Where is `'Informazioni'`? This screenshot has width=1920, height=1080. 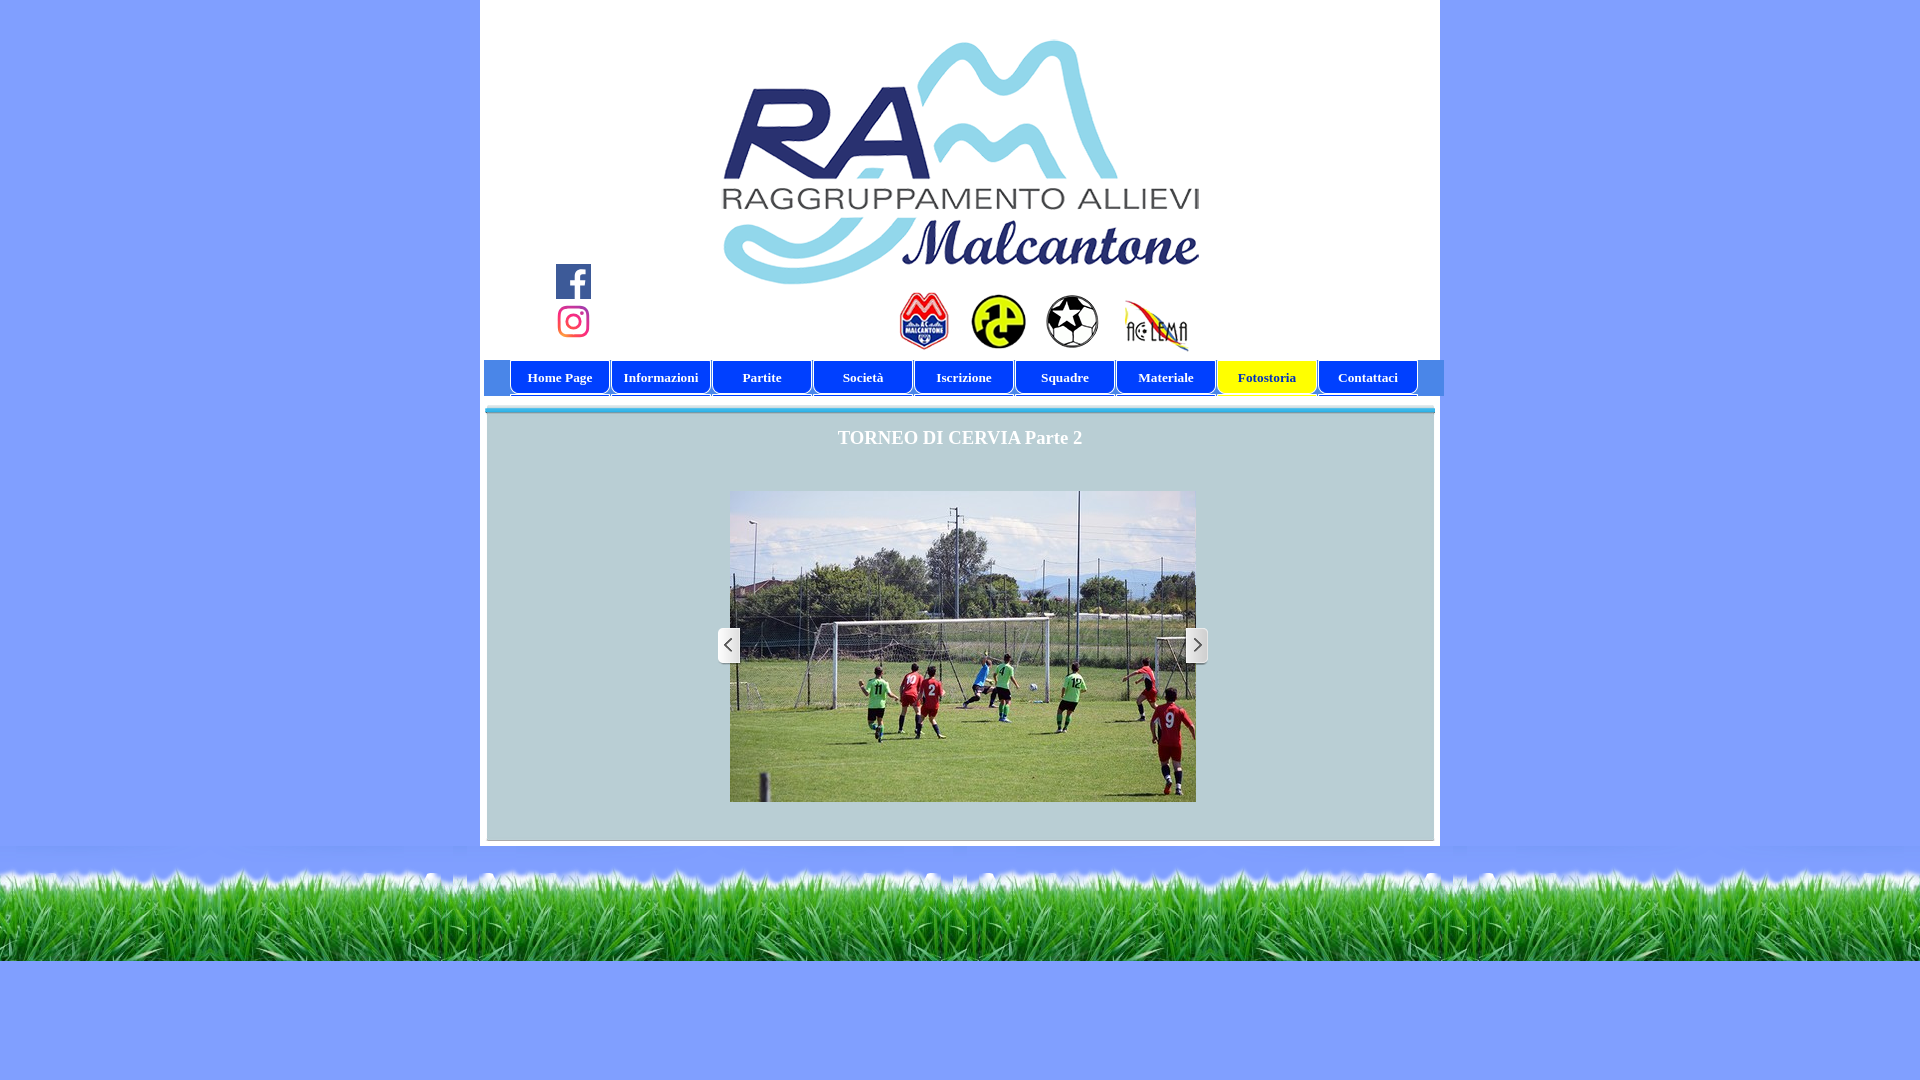 'Informazioni' is located at coordinates (613, 378).